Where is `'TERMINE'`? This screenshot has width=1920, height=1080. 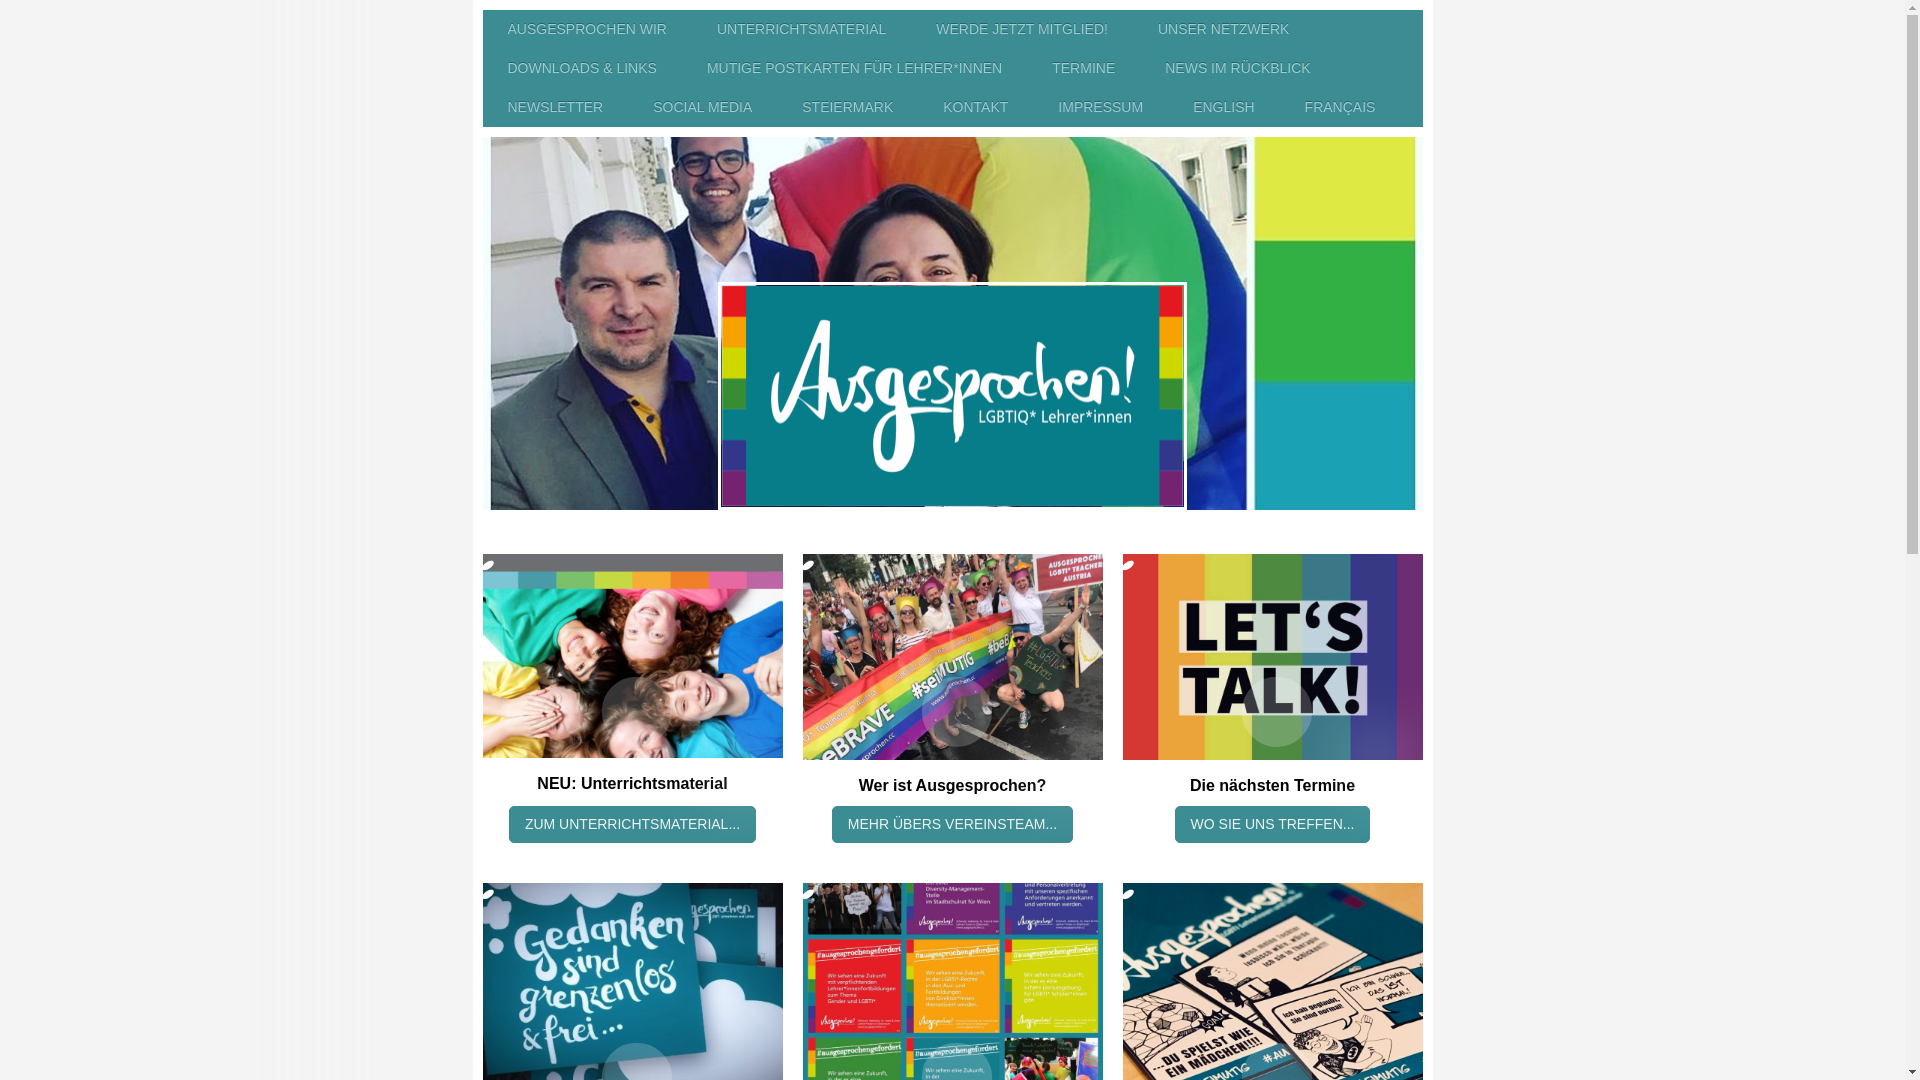
'TERMINE' is located at coordinates (1082, 67).